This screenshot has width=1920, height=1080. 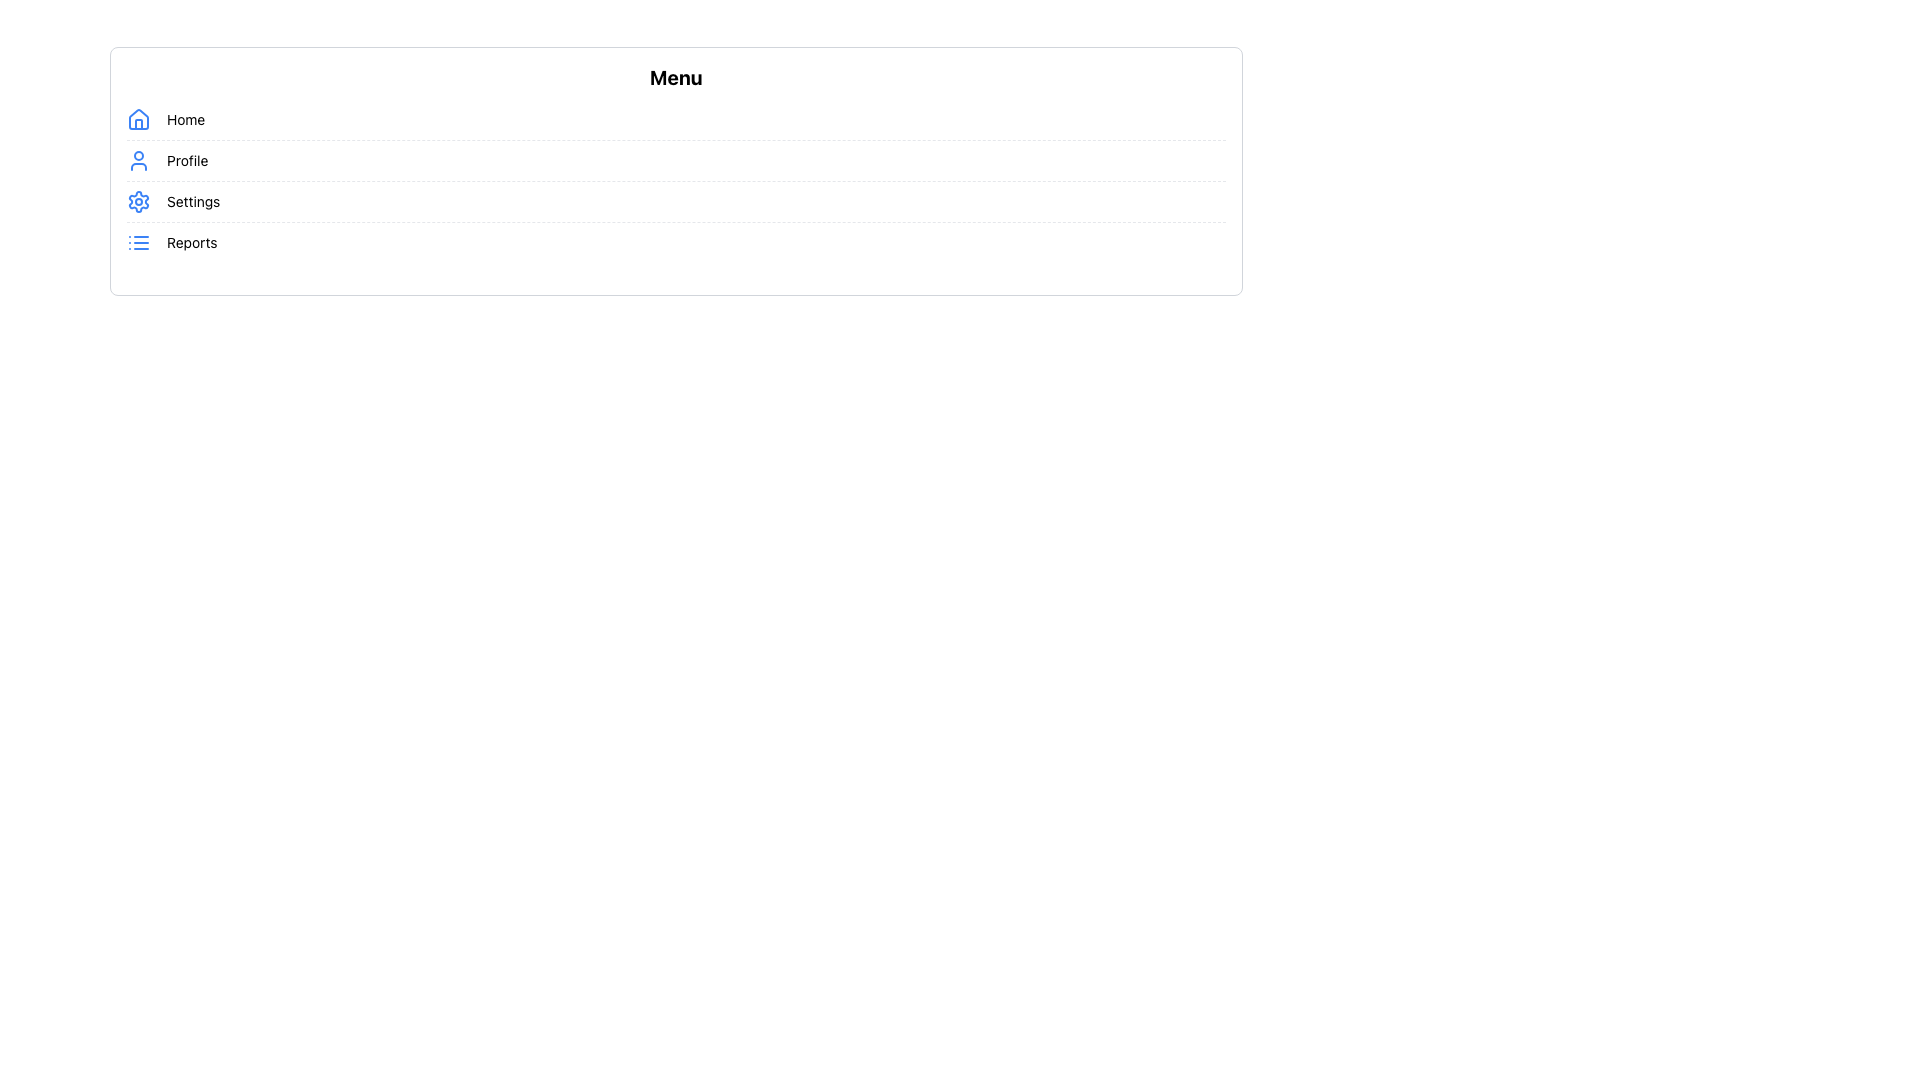 What do you see at coordinates (138, 119) in the screenshot?
I see `the 'Home' icon located on the leftmost side of the 'Home' navigation option in the vertical menu` at bounding box center [138, 119].